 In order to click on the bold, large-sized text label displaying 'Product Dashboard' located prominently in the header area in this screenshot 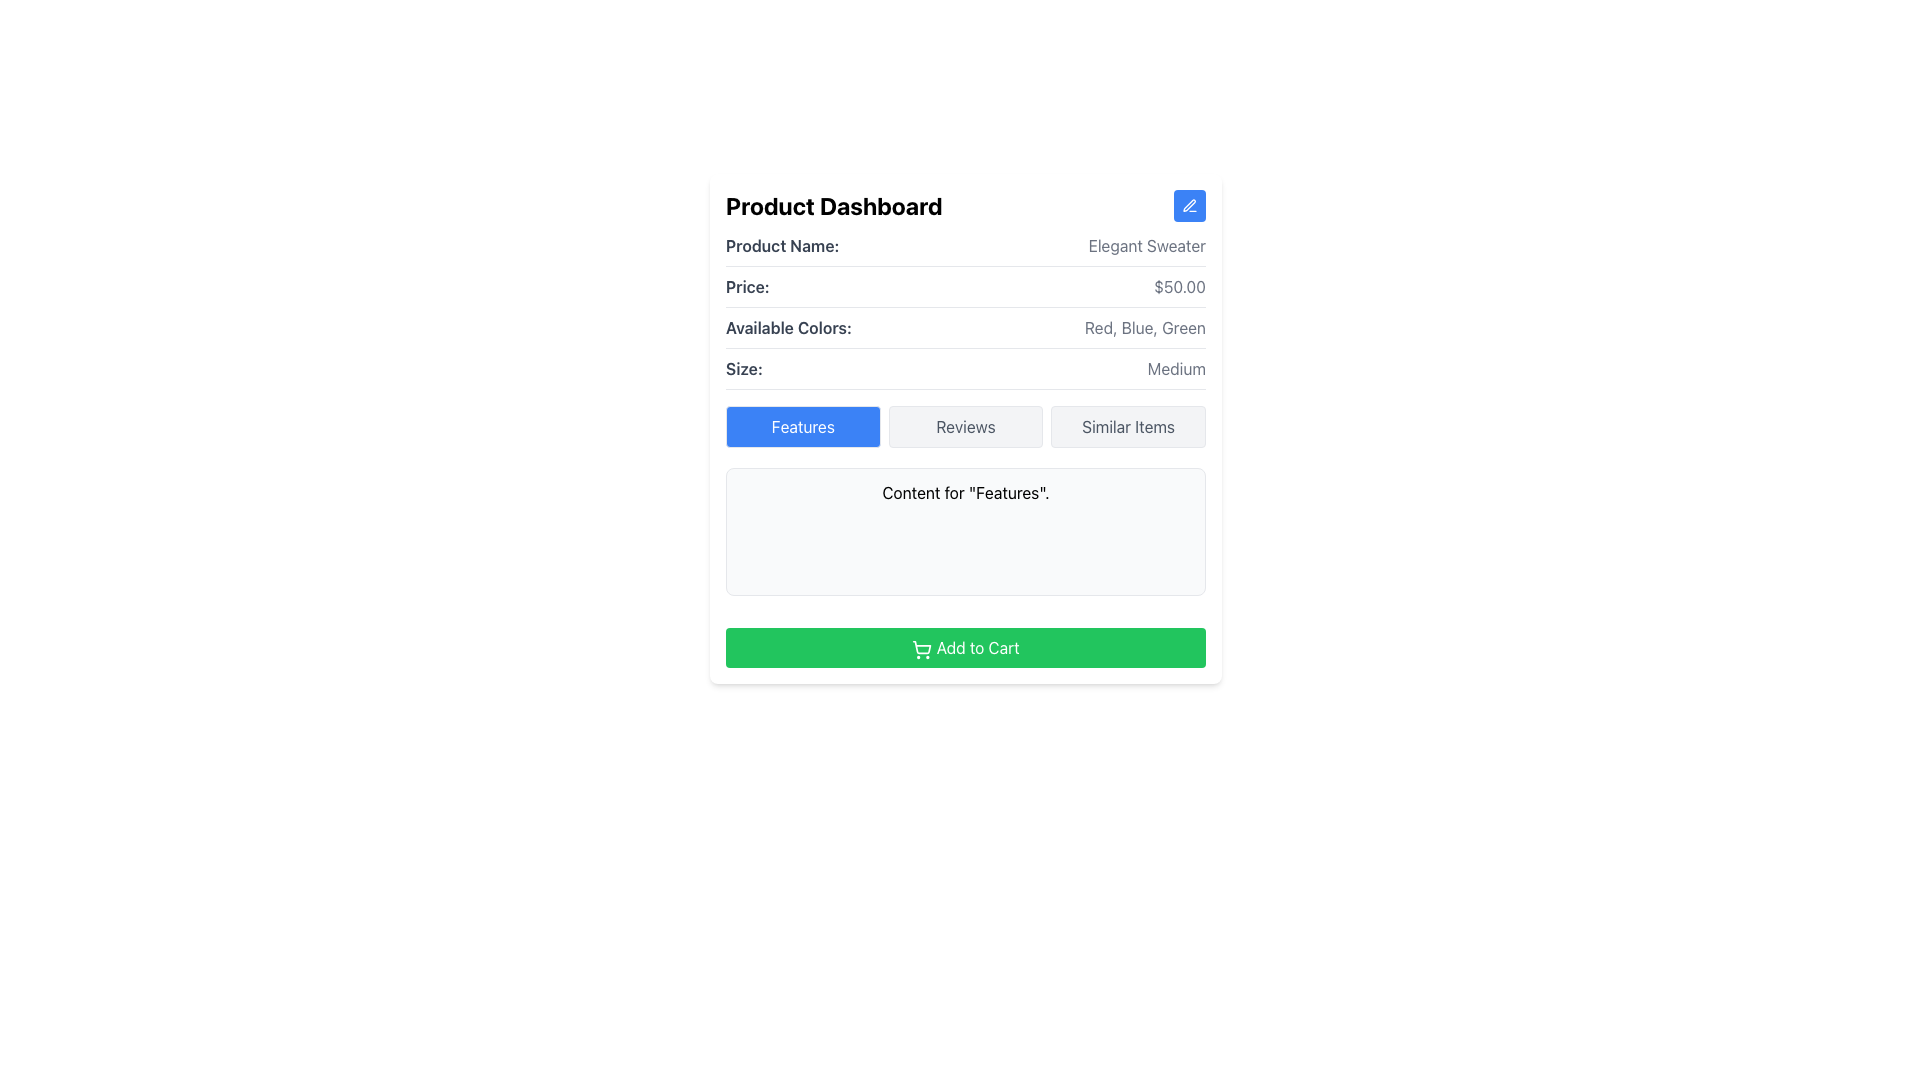, I will do `click(834, 205)`.